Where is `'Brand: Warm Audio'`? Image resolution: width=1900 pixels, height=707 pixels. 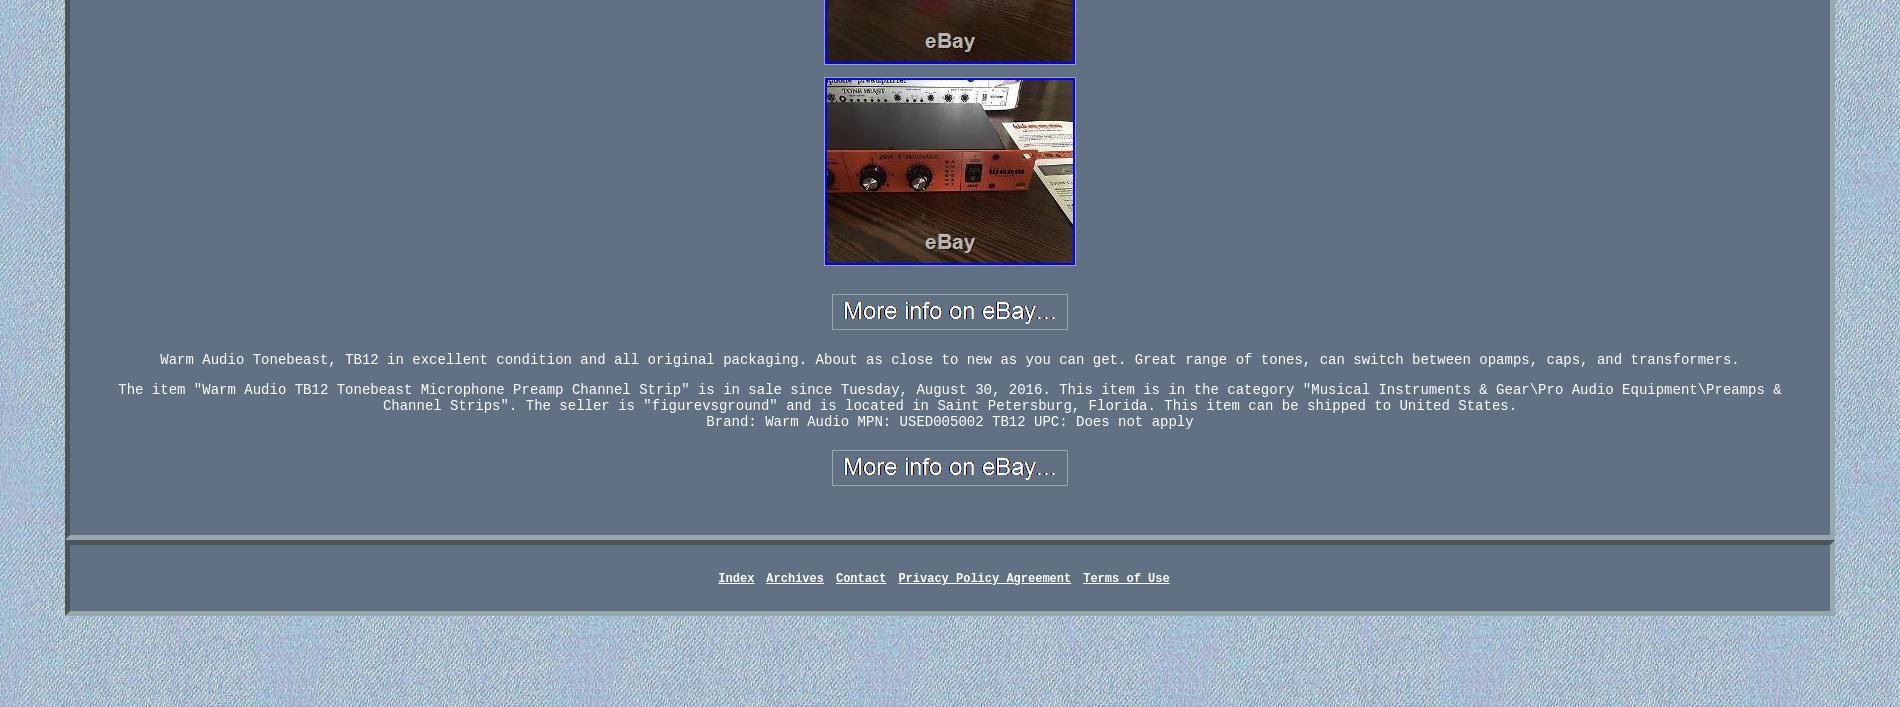
'Brand: Warm Audio' is located at coordinates (776, 421).